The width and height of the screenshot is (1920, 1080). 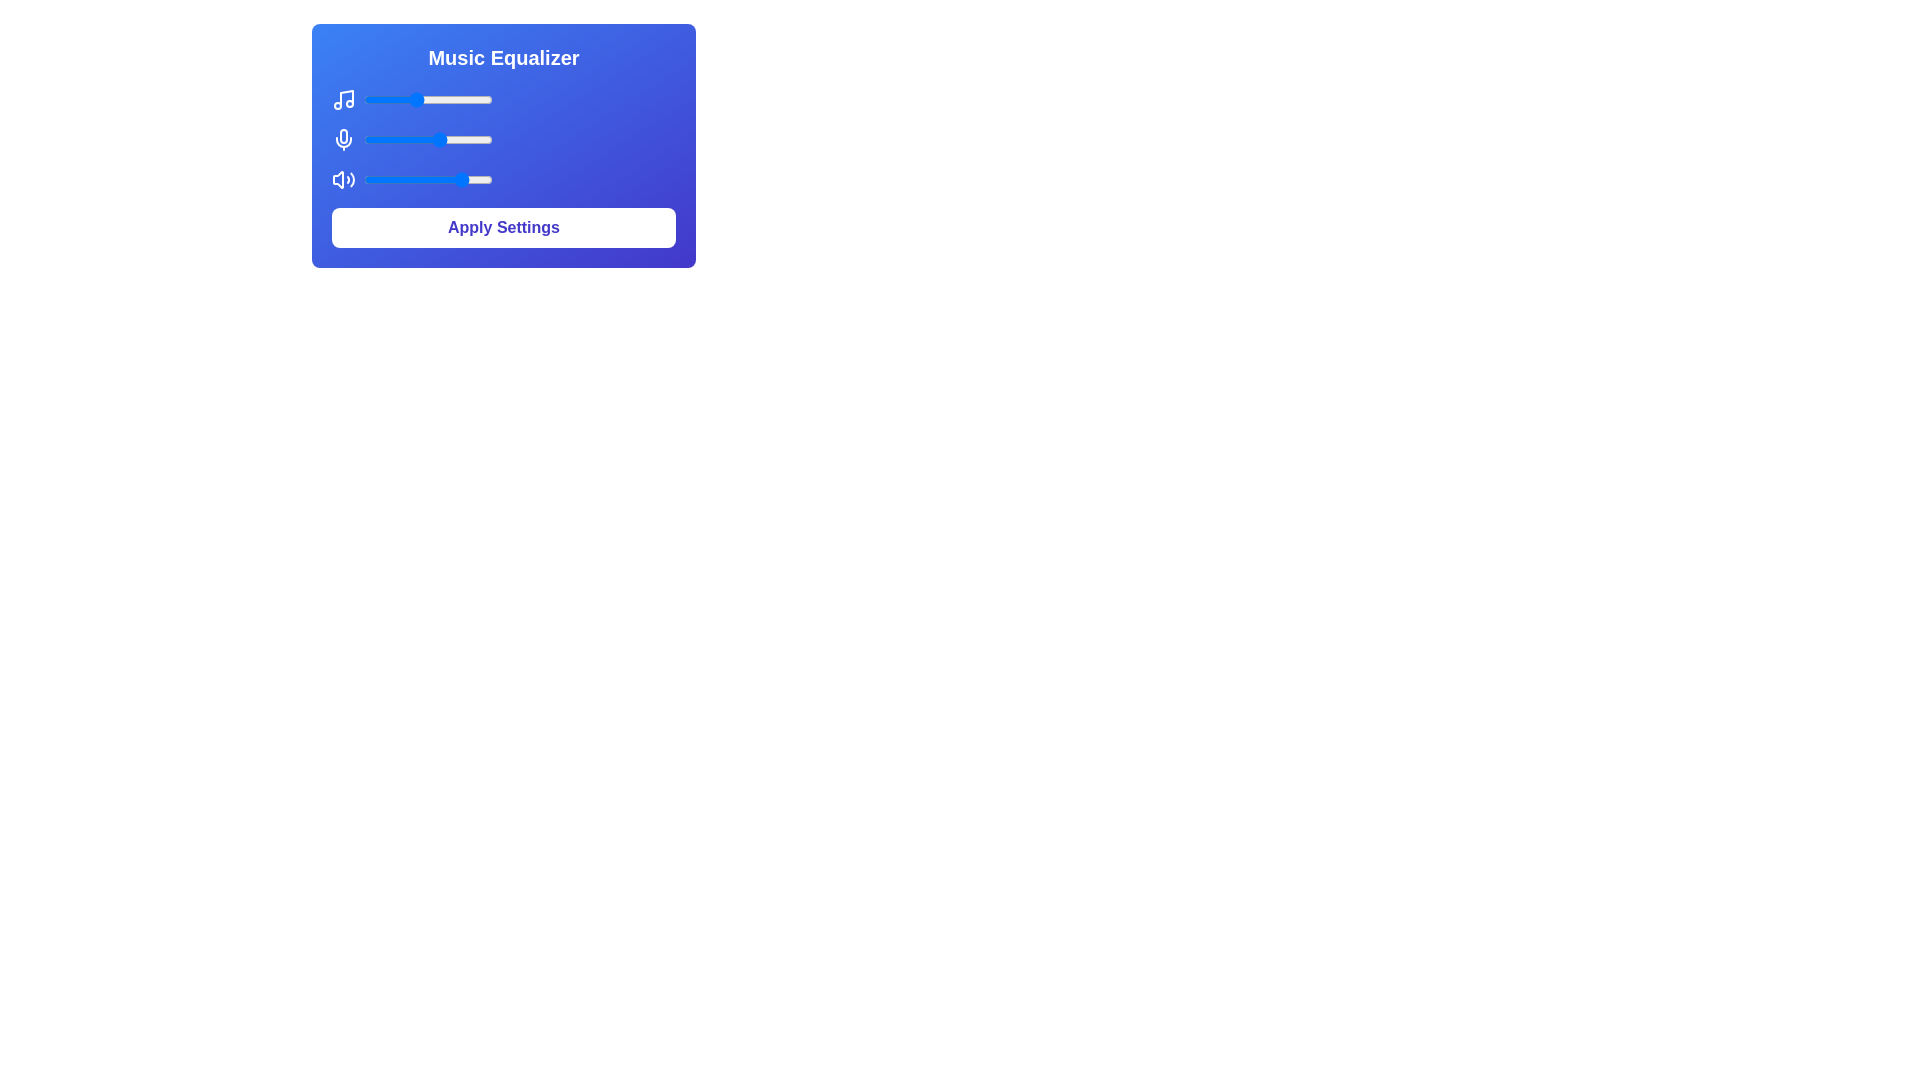 What do you see at coordinates (344, 135) in the screenshot?
I see `the microphone icon, which is the second icon in a vertical stack of three icons within a blue gradient card layout` at bounding box center [344, 135].